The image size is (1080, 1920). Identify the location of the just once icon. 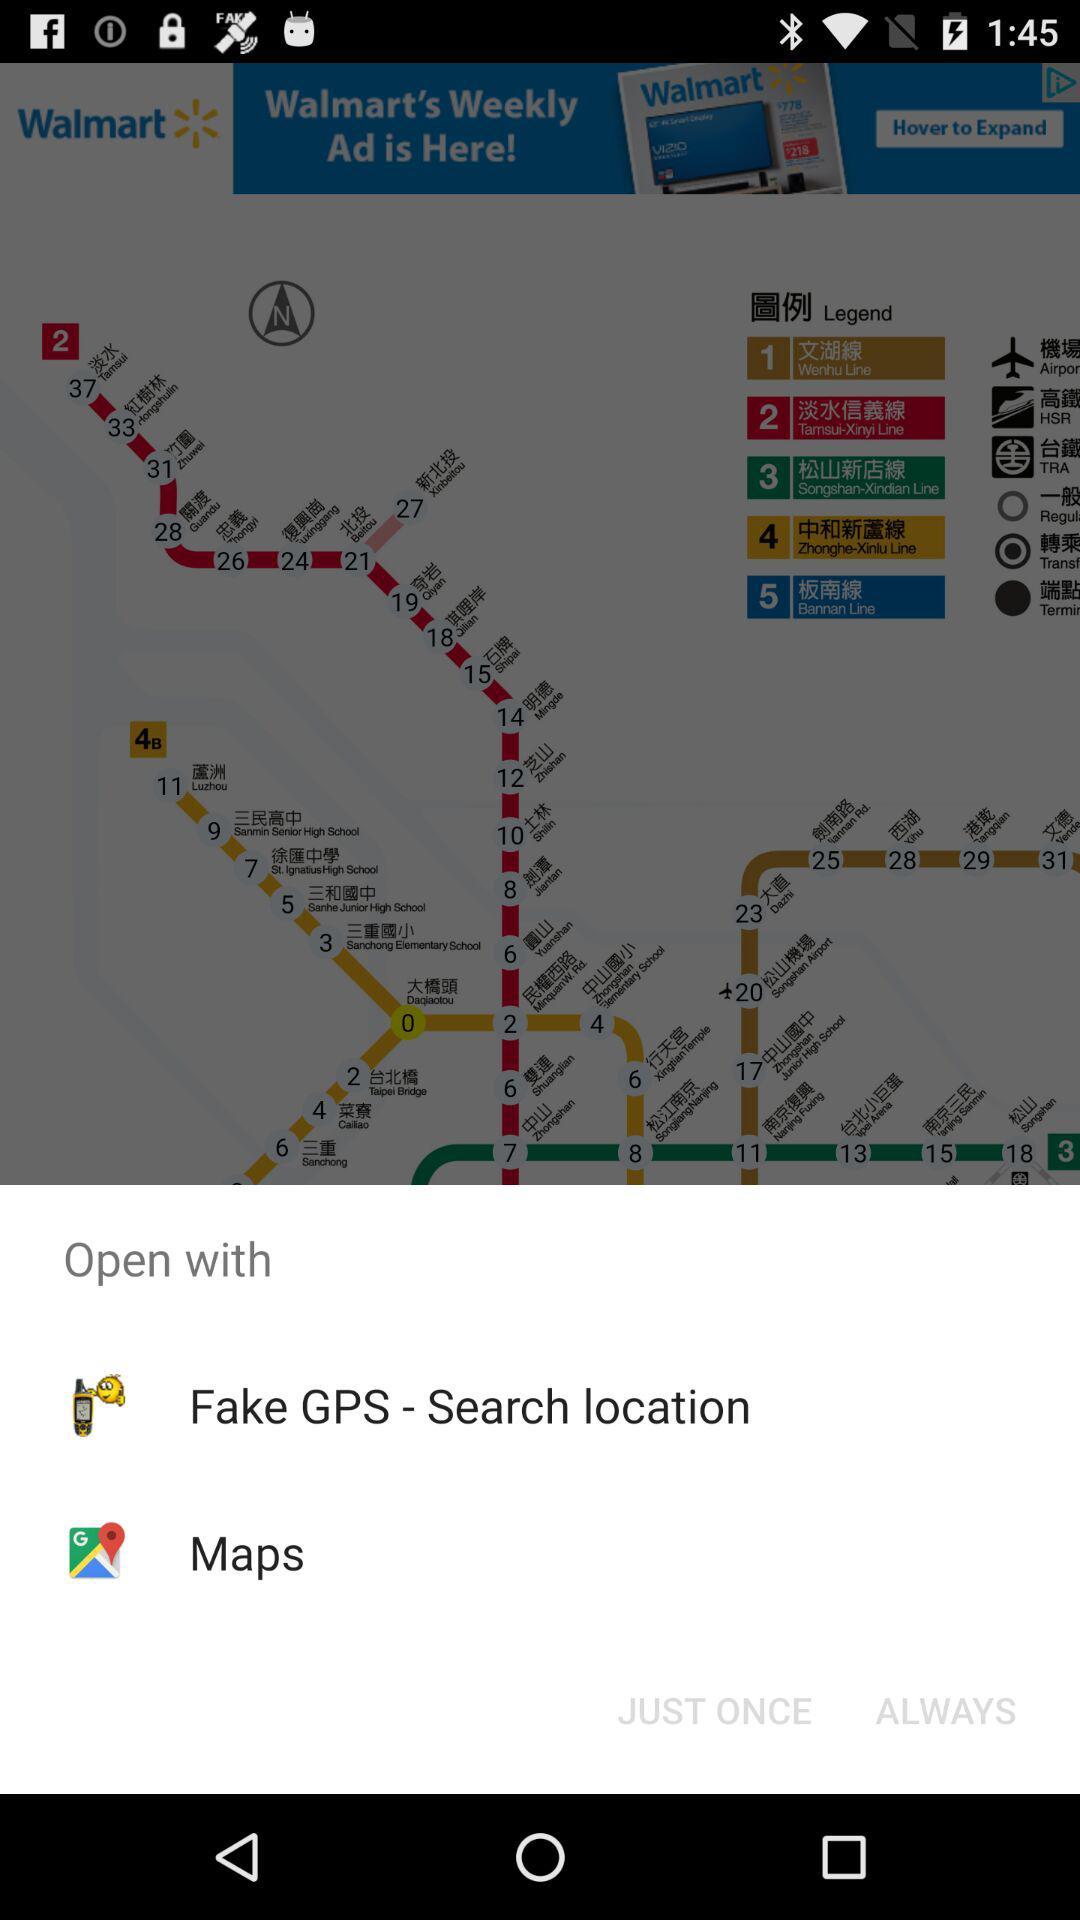
(713, 1708).